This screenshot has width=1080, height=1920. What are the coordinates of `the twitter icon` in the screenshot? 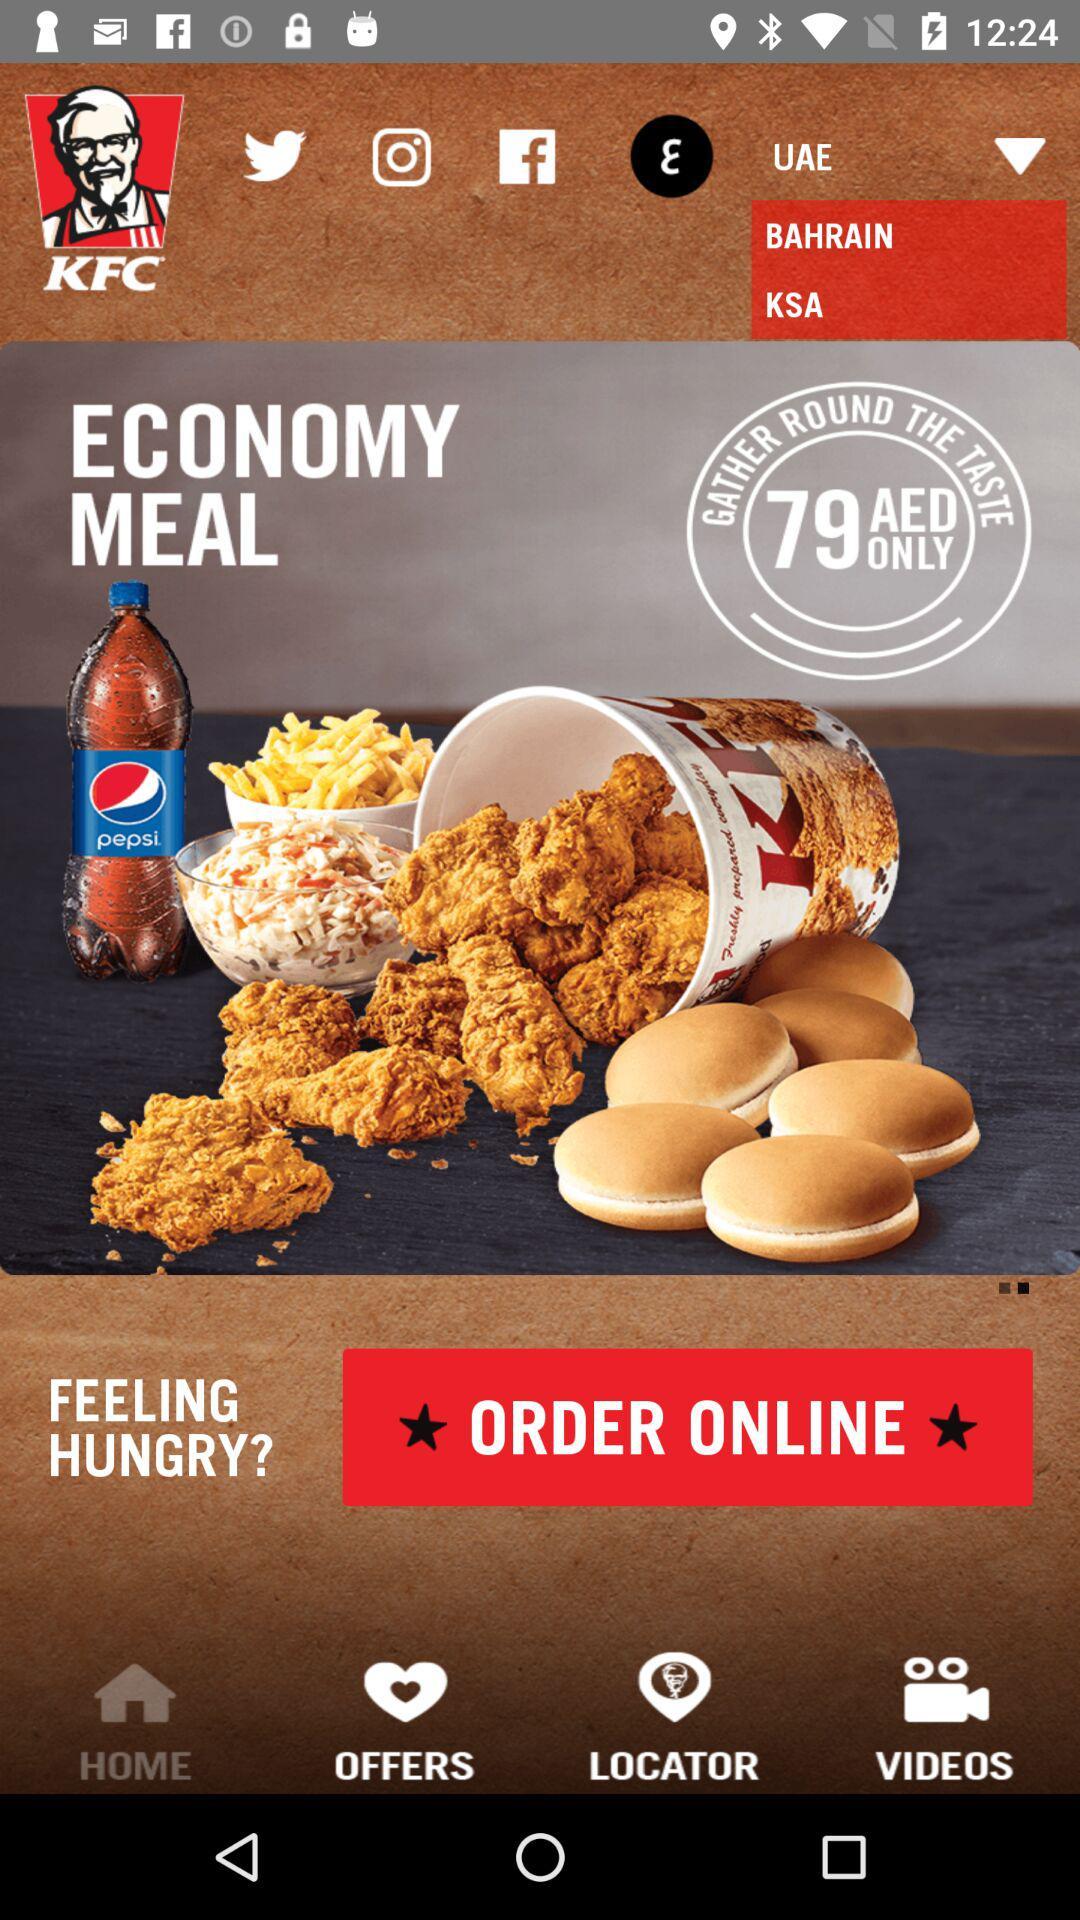 It's located at (273, 155).